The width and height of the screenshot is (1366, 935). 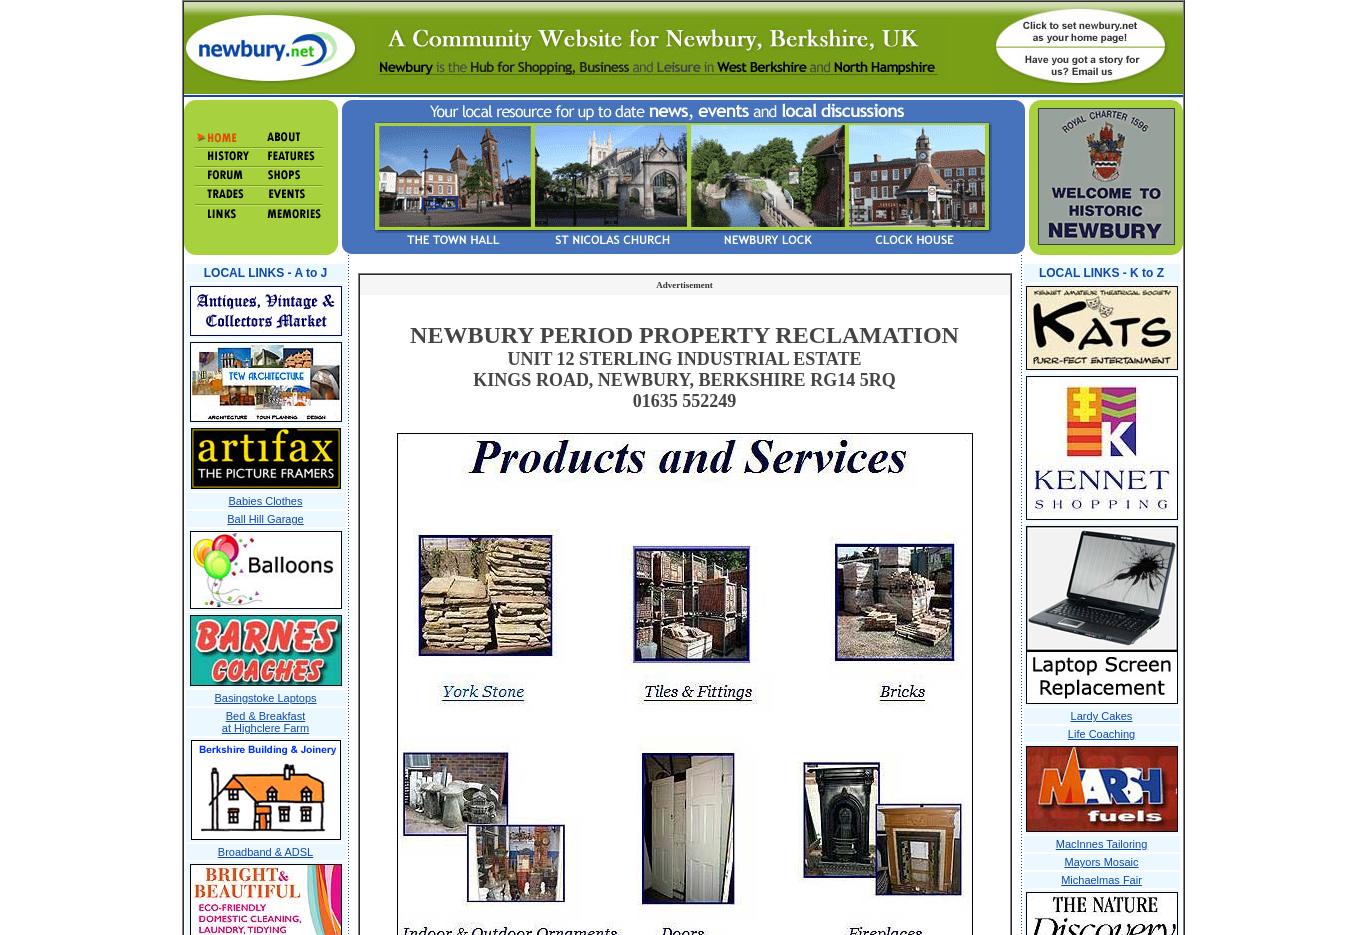 I want to click on '01635 552249', so click(x=683, y=401).